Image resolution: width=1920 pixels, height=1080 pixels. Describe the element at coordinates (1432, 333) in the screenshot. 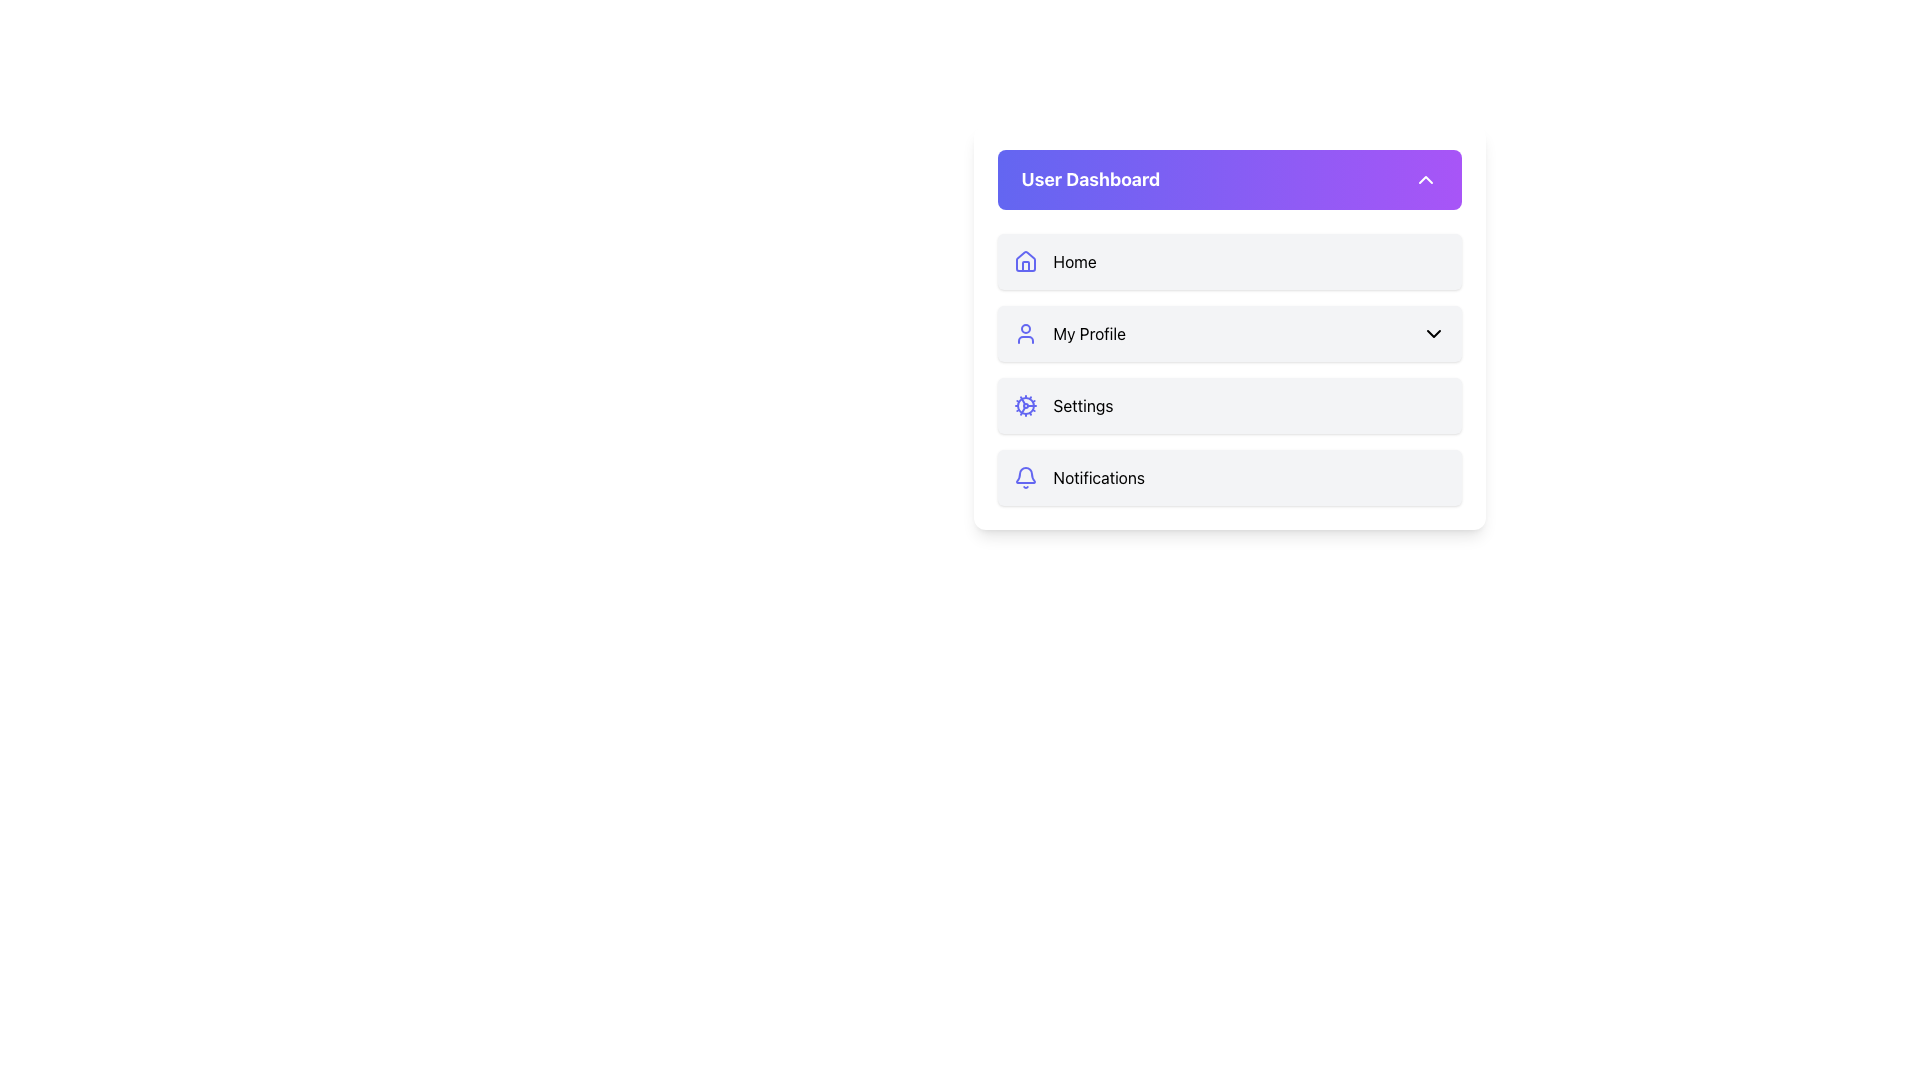

I see `the toggle icon located to the far-right of the 'My Profile' text` at that location.